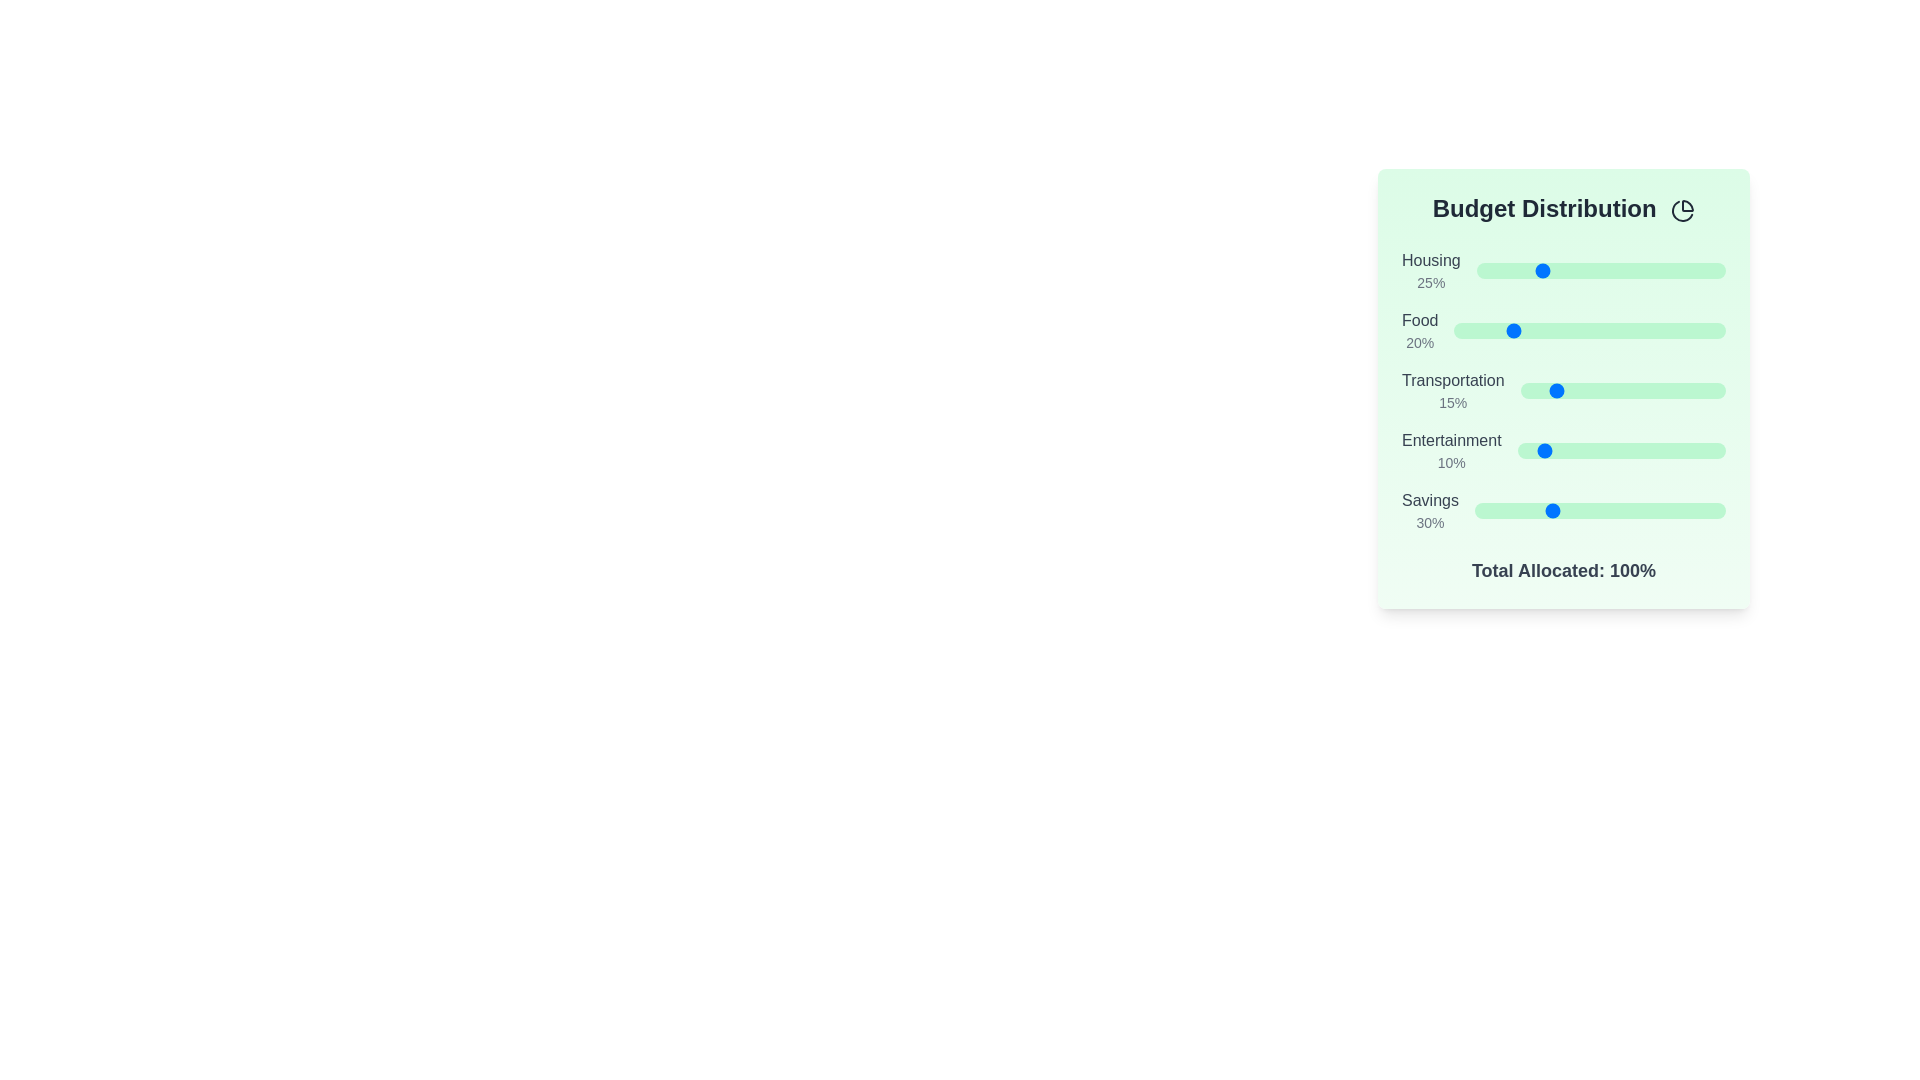 This screenshot has height=1080, width=1920. I want to click on the Transportation slider to 96%, so click(1716, 390).